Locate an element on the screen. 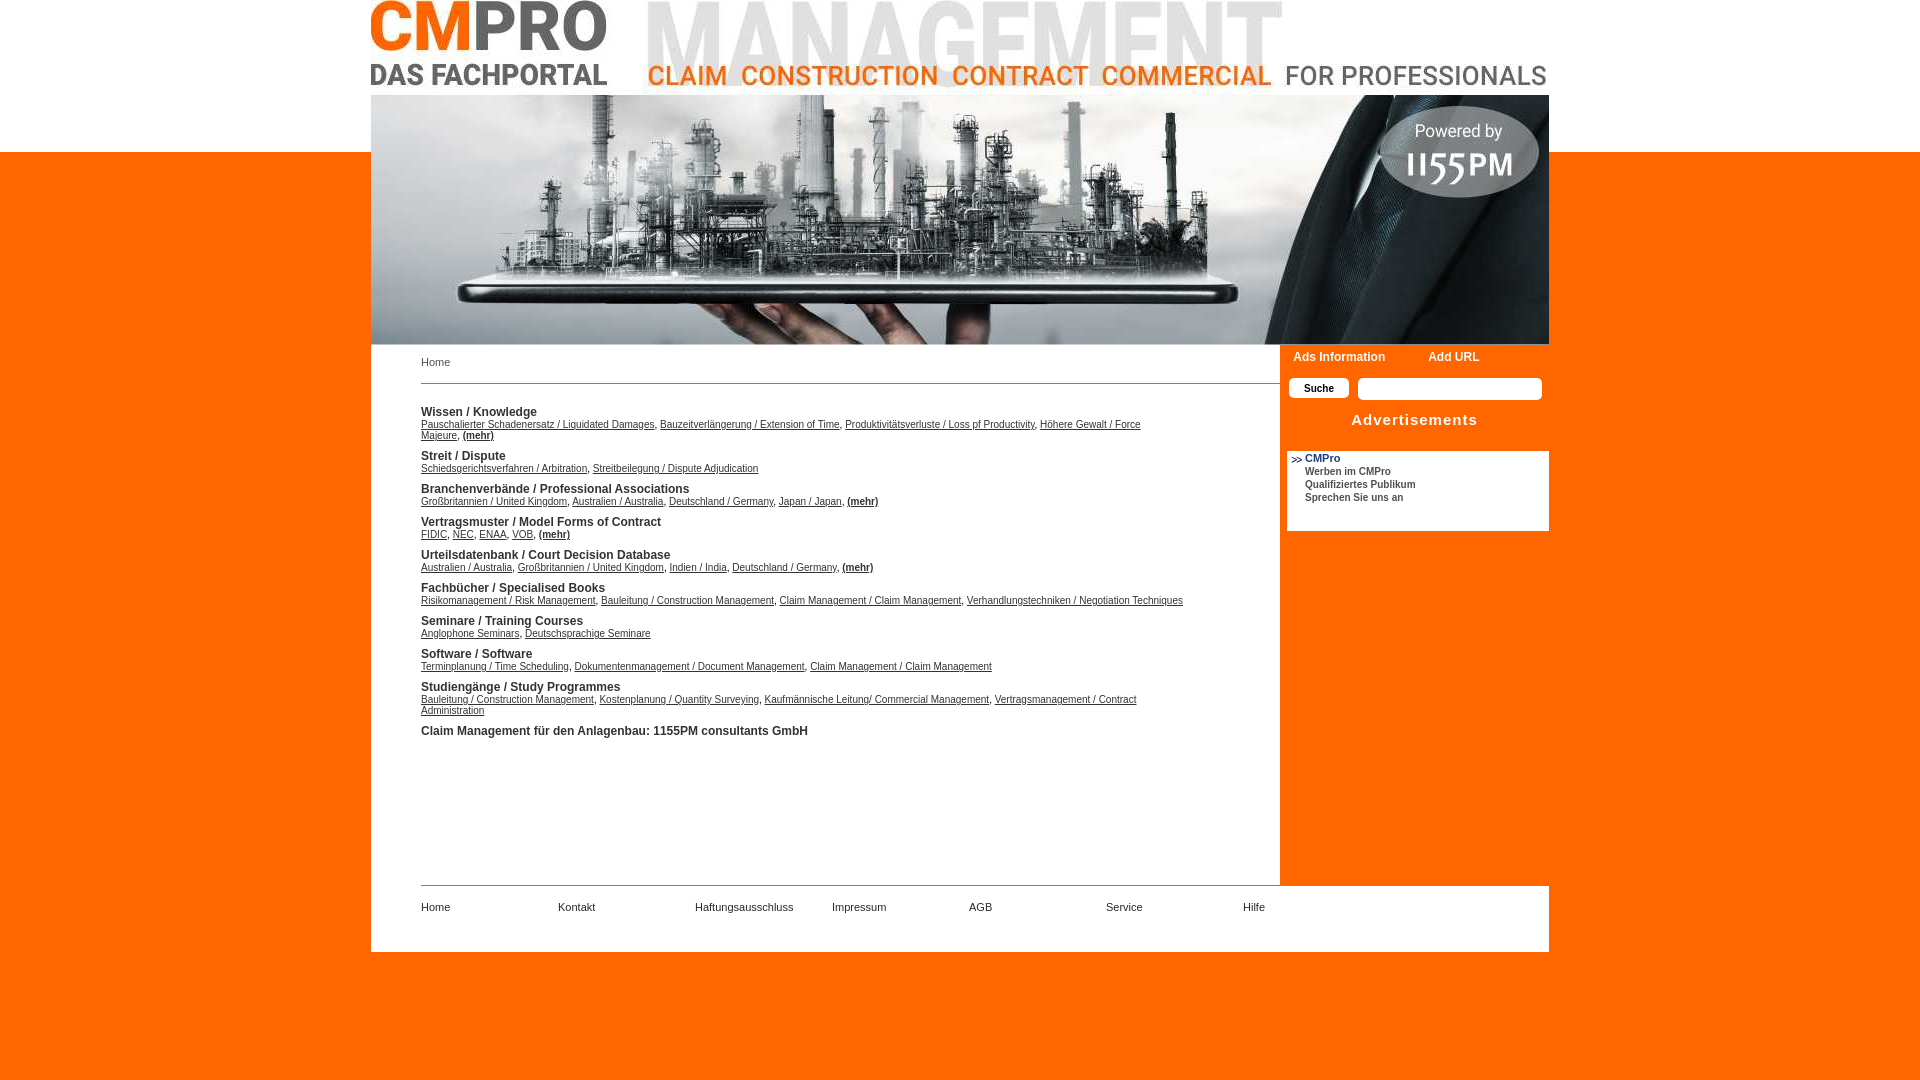 This screenshot has height=1080, width=1920. 'Hilfe' is located at coordinates (1242, 906).